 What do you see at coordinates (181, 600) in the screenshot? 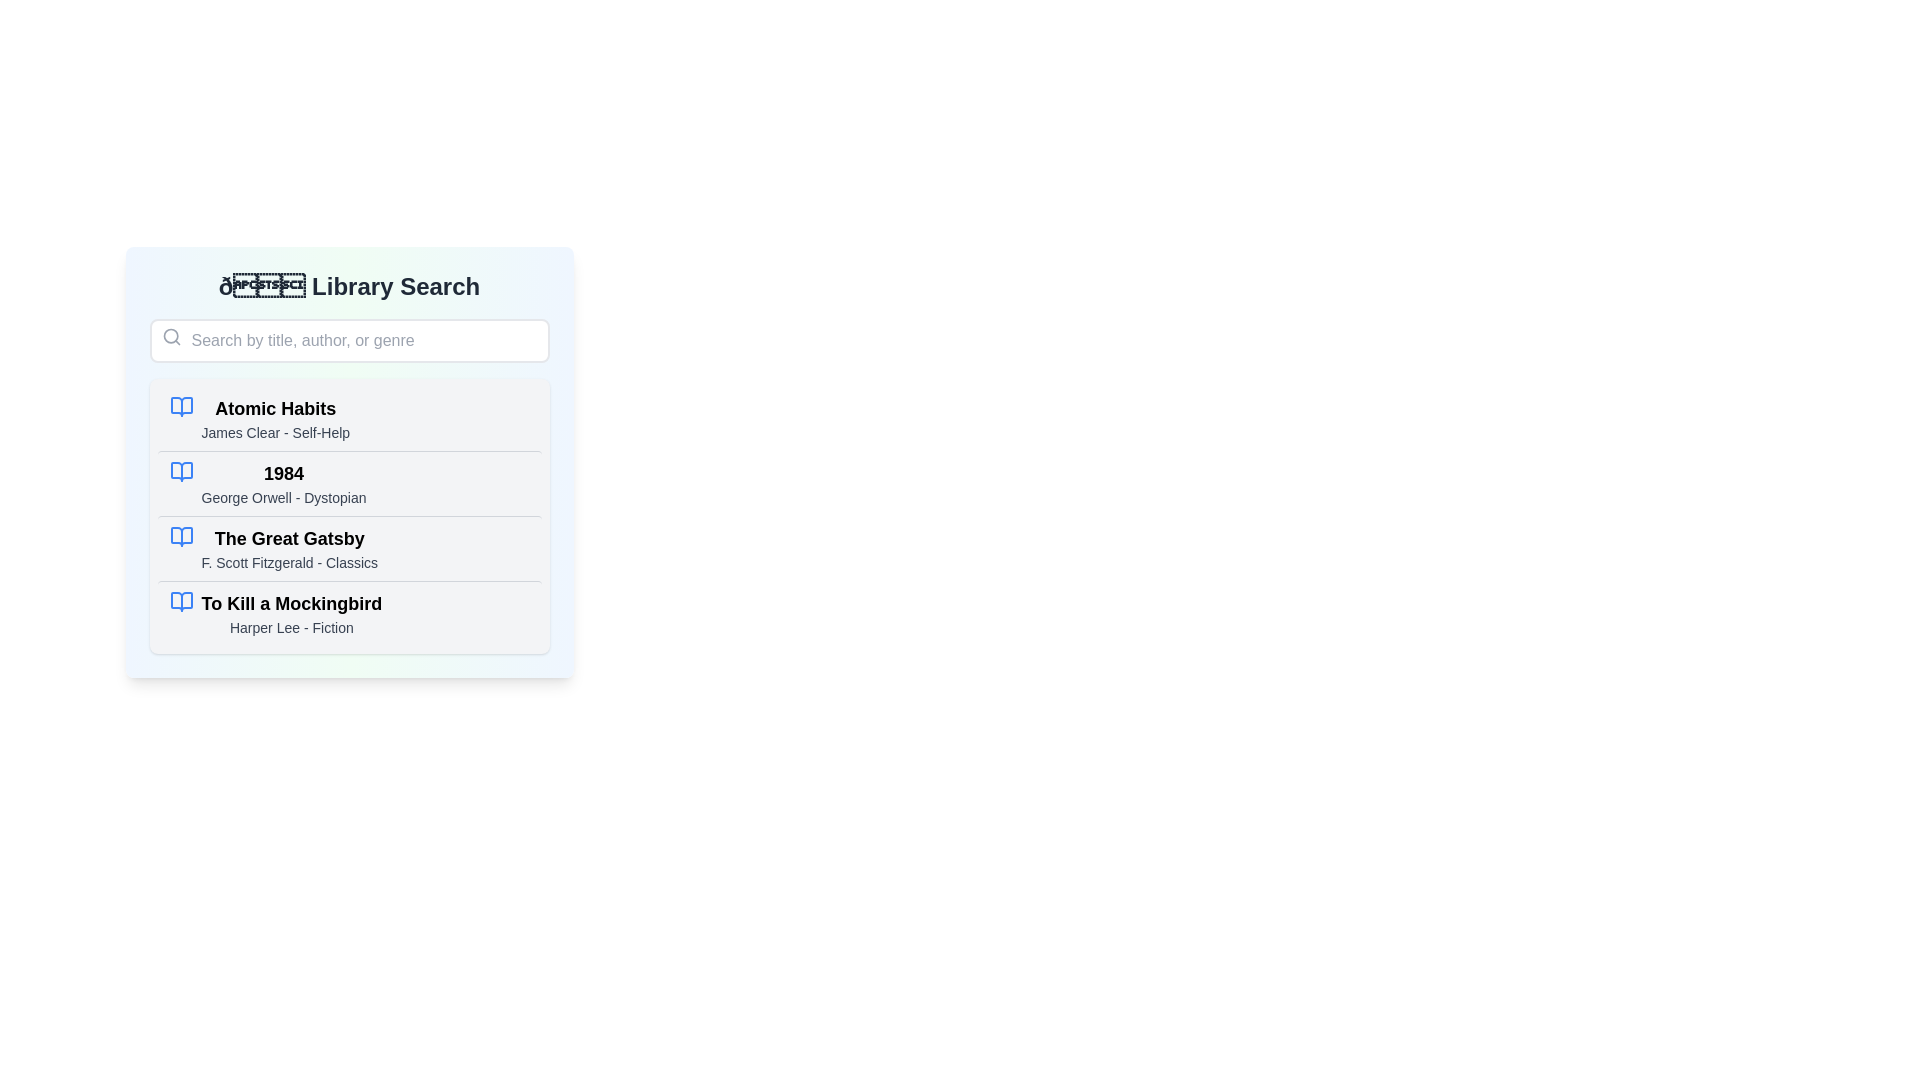
I see `the blue book icon located to the left of the text 'To Kill a Mockingbird' in the library search result list, which is the leftmost visual component of the last item in the list` at bounding box center [181, 600].